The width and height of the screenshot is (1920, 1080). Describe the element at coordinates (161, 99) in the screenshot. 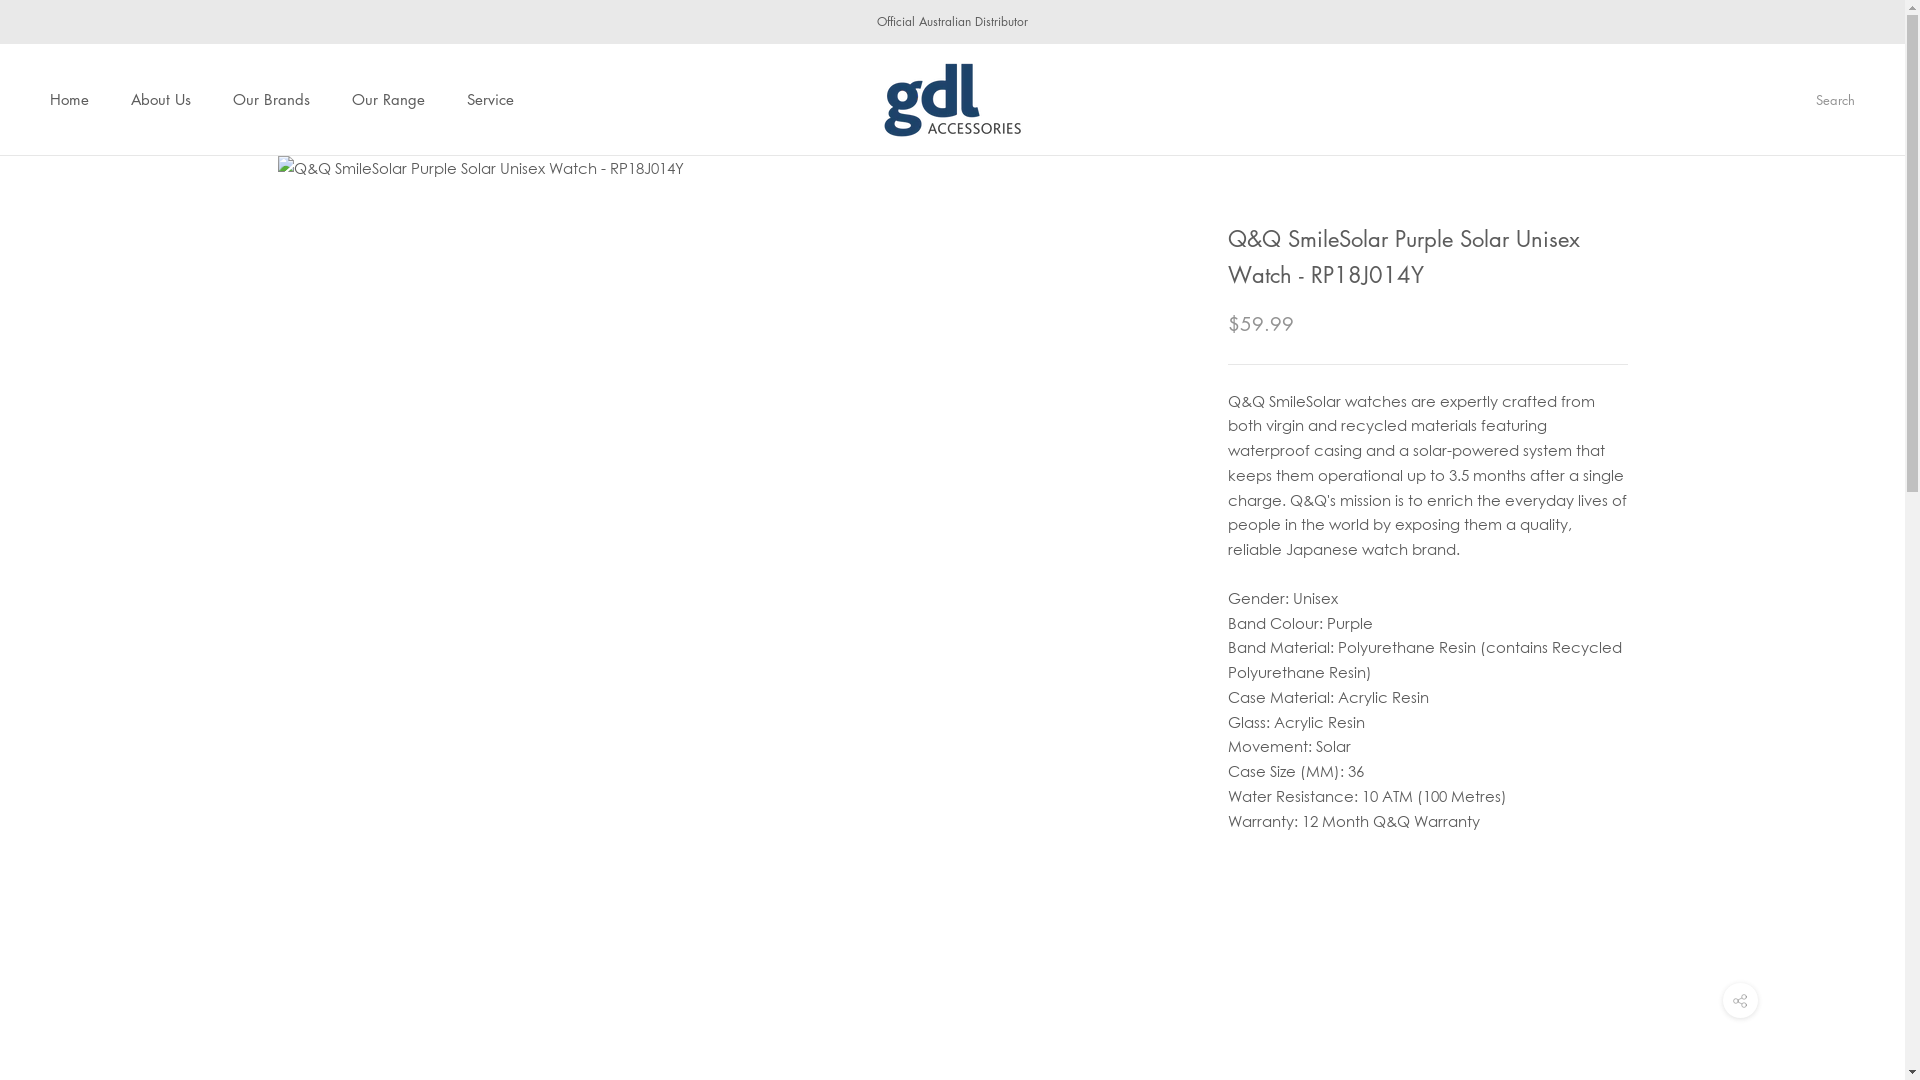

I see `'About Us` at that location.